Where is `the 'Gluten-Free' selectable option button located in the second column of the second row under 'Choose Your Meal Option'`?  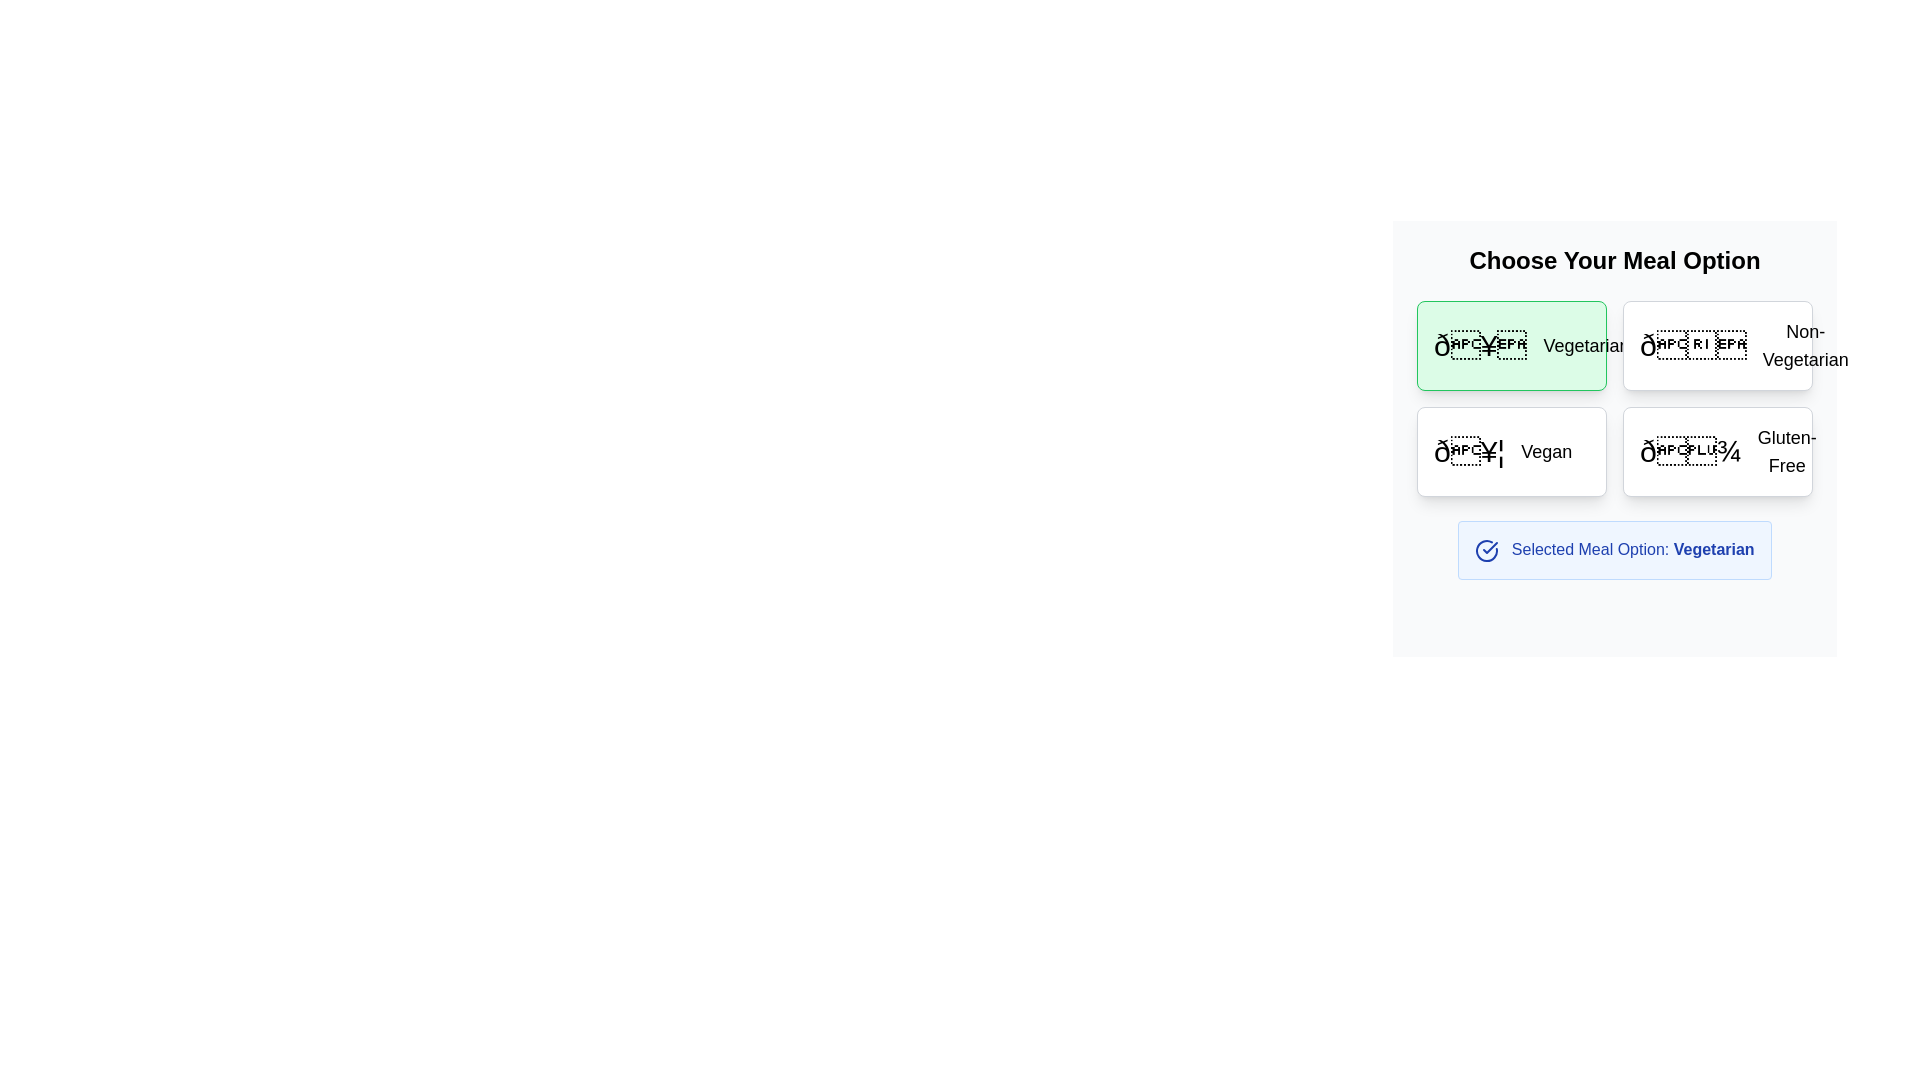 the 'Gluten-Free' selectable option button located in the second column of the second row under 'Choose Your Meal Option' is located at coordinates (1717, 451).